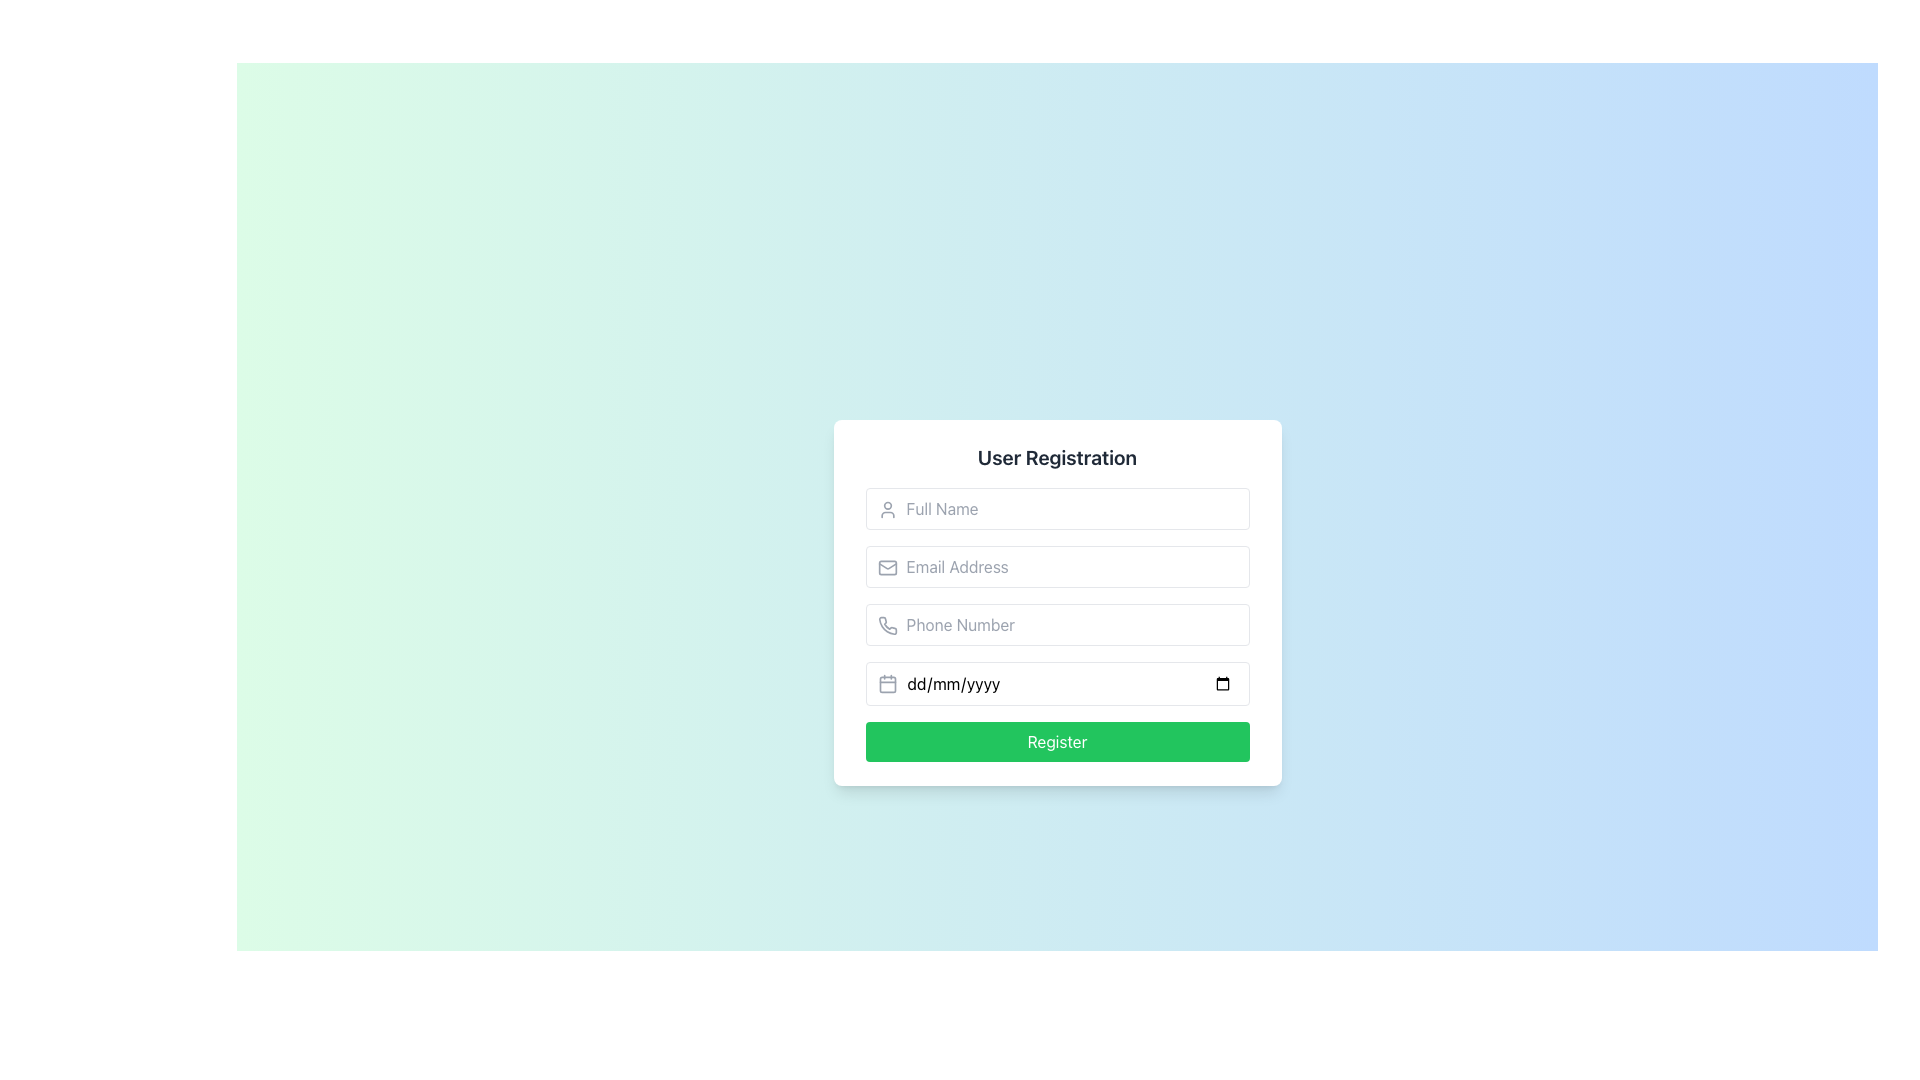 The image size is (1920, 1080). Describe the element at coordinates (886, 567) in the screenshot. I see `the envelope icon that indicates the email address input field in the registration form, positioned at the top-left of the field` at that location.